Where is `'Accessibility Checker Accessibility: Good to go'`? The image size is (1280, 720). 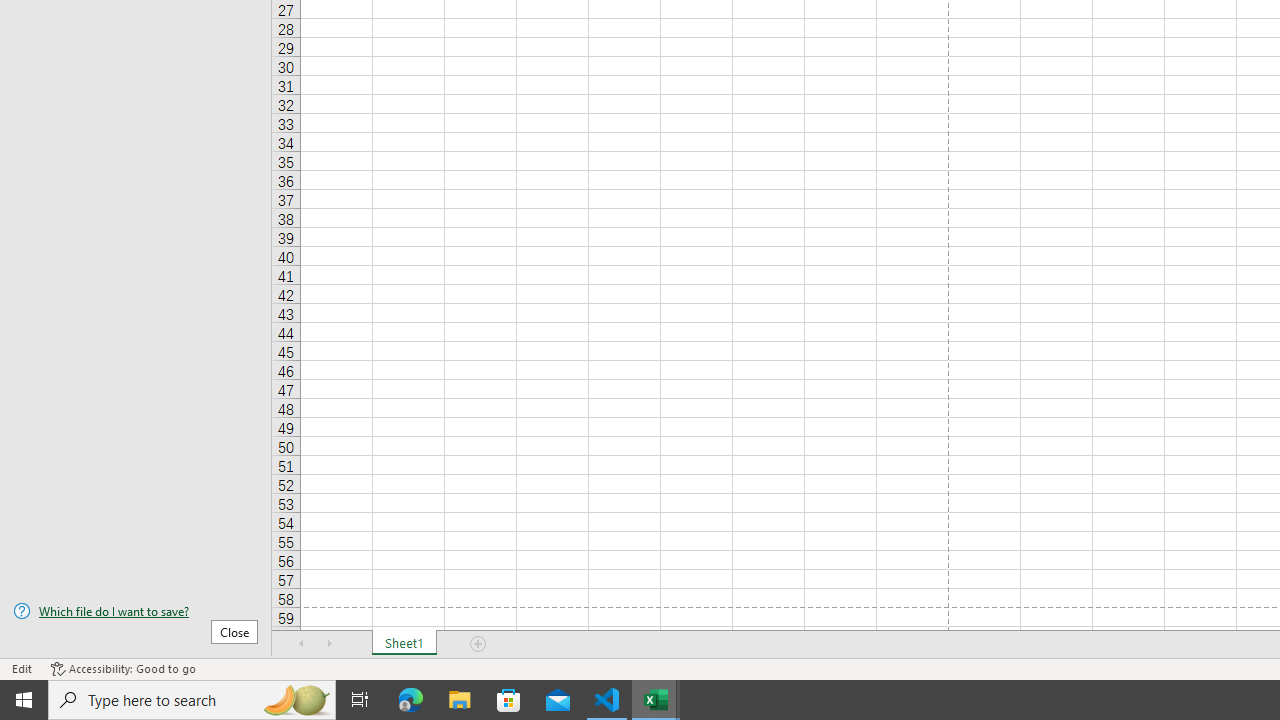 'Accessibility Checker Accessibility: Good to go' is located at coordinates (122, 669).